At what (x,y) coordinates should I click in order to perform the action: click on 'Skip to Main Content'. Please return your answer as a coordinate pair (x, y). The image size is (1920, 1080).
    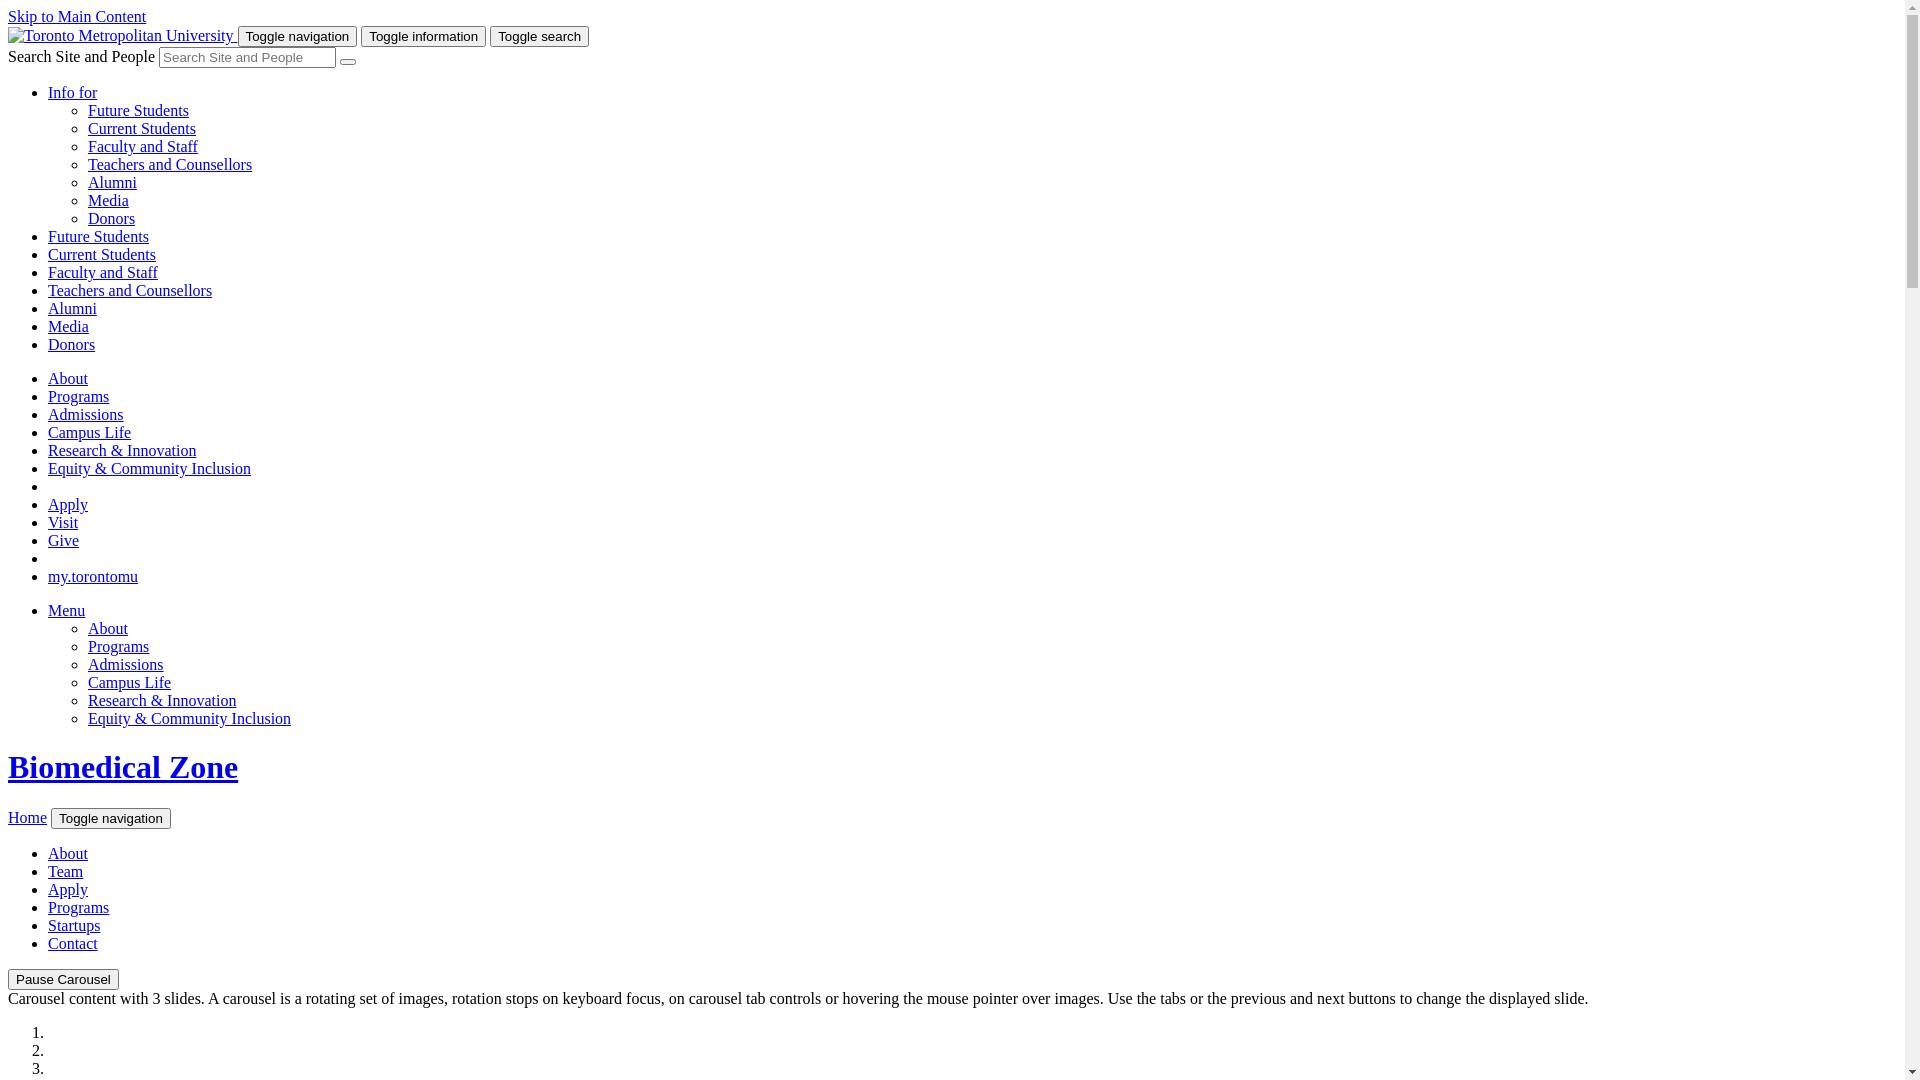
    Looking at the image, I should click on (76, 16).